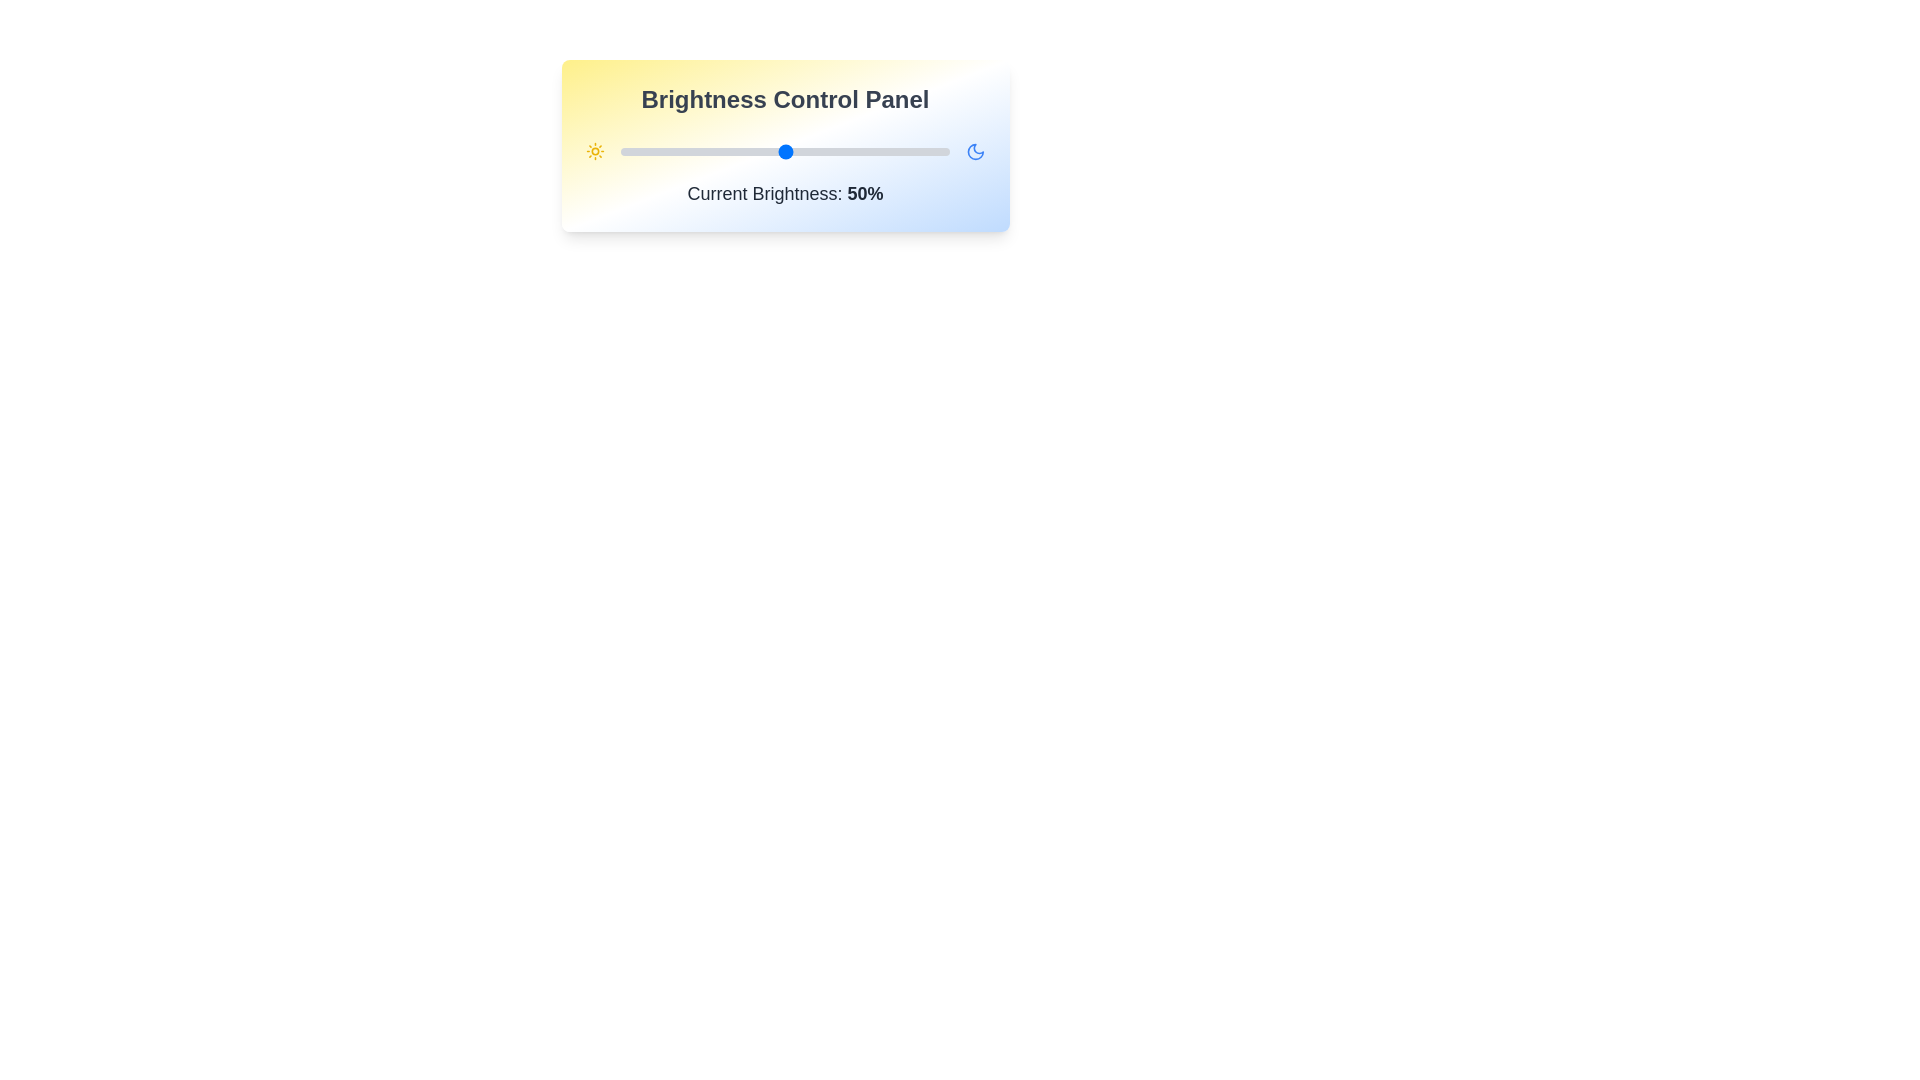 This screenshot has width=1920, height=1080. What do you see at coordinates (741, 150) in the screenshot?
I see `the brightness` at bounding box center [741, 150].